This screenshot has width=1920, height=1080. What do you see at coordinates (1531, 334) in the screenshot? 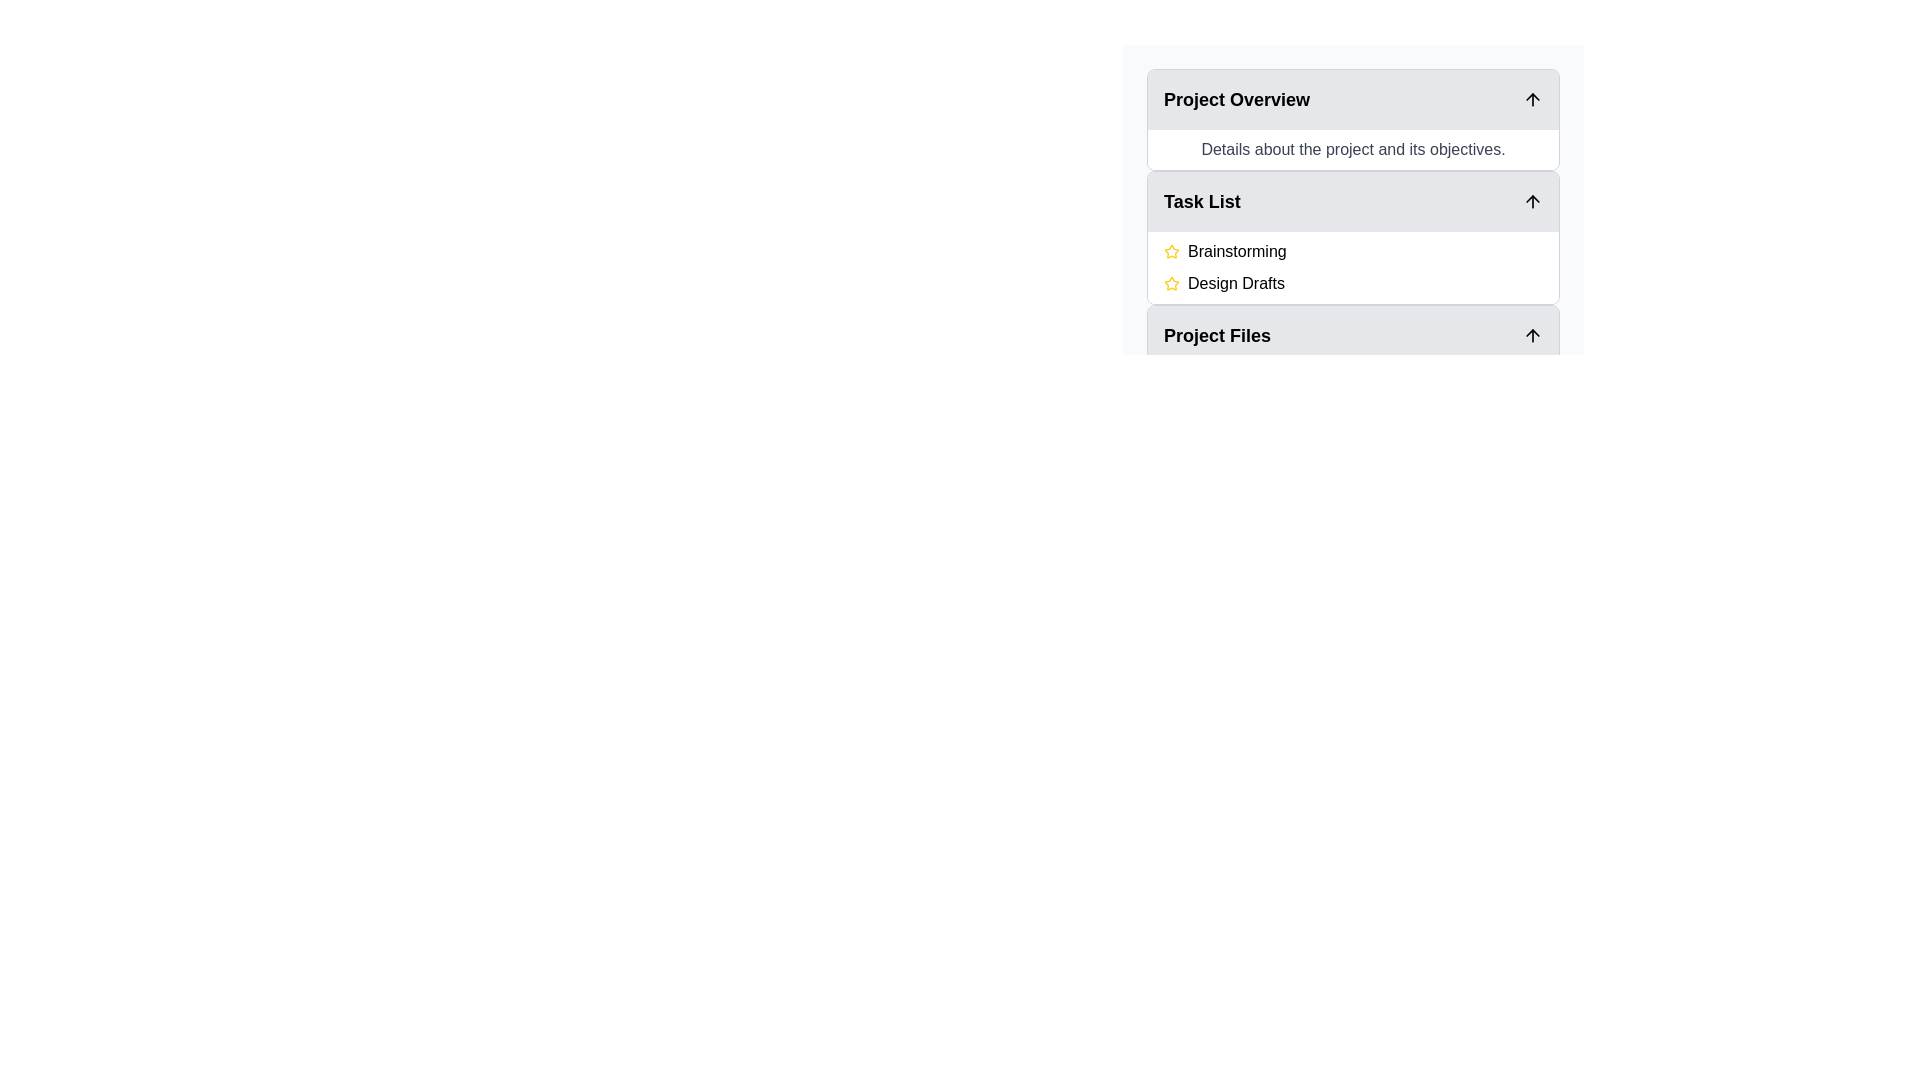
I see `the upward-pointing arrow icon (Toggle) located at the far-right end of the 'Project Files' section header bar` at bounding box center [1531, 334].